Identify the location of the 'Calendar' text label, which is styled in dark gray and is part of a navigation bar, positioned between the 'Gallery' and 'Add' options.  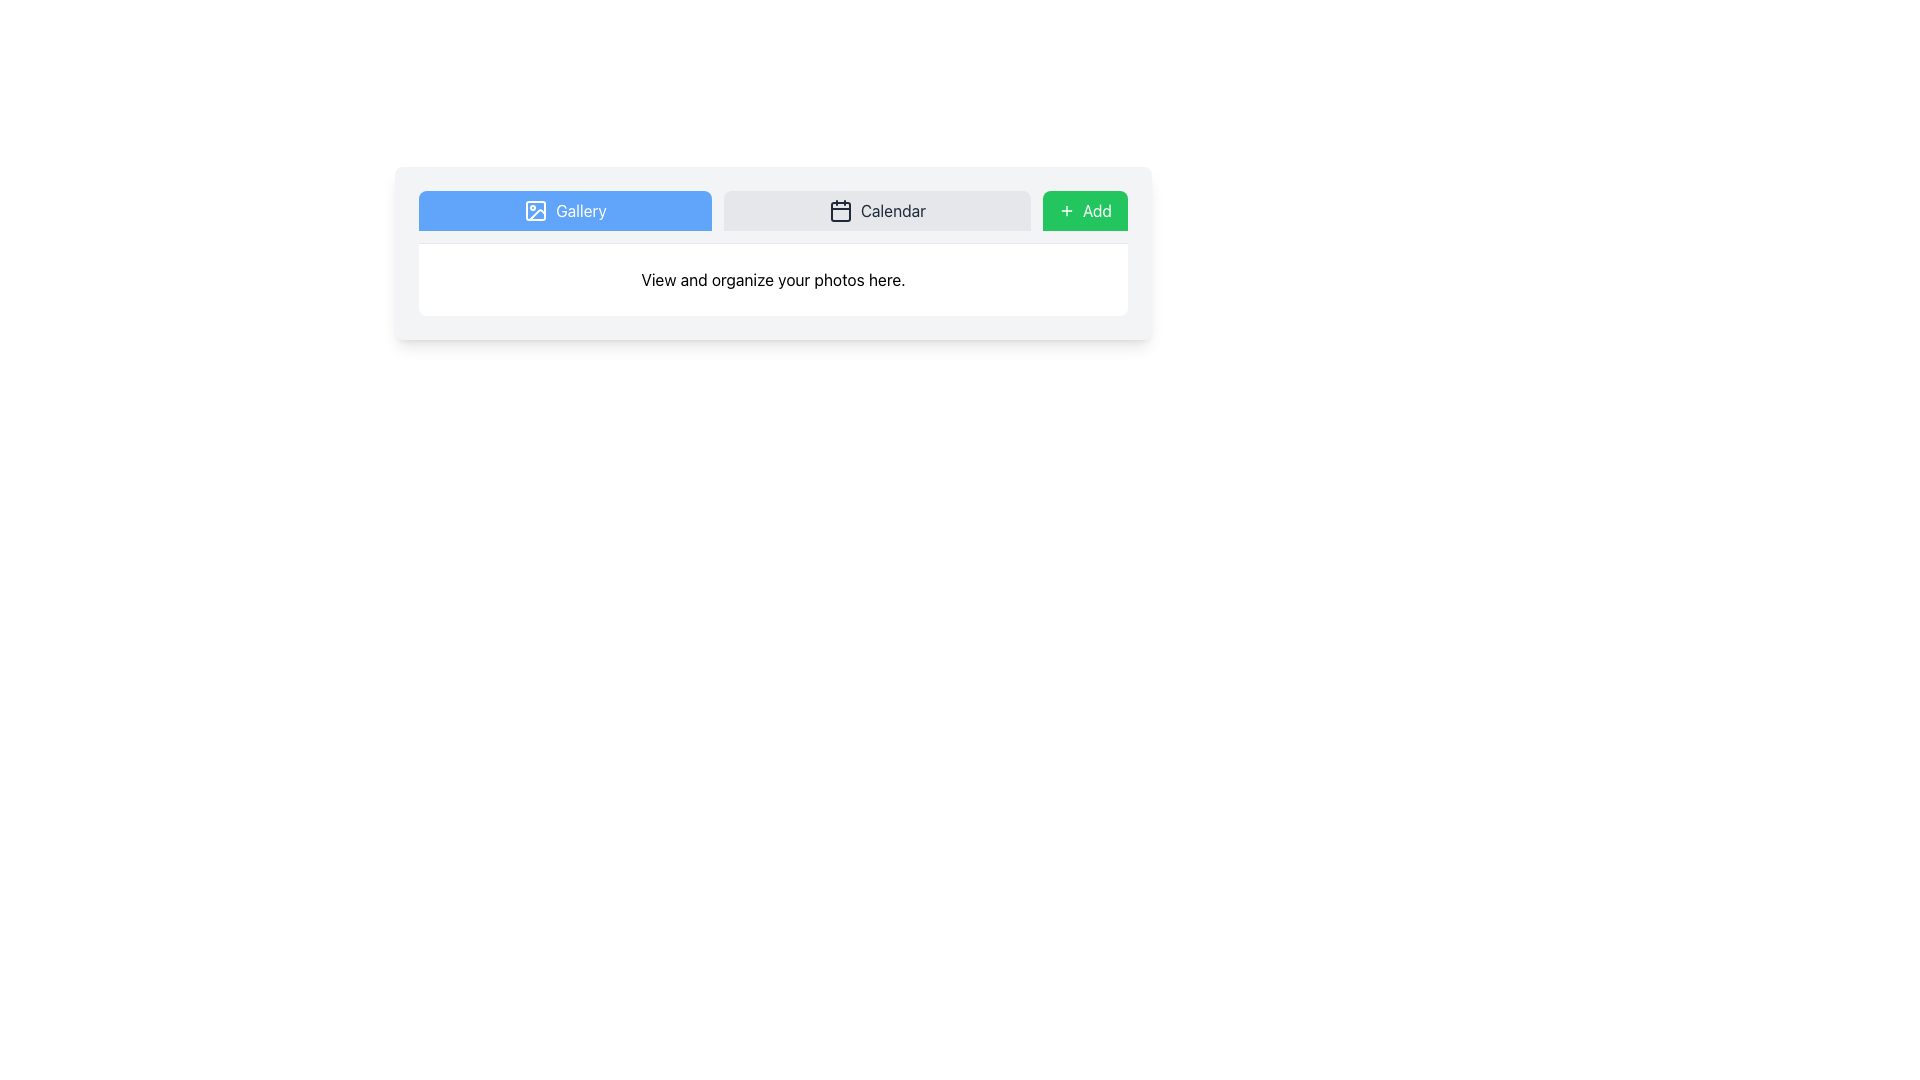
(892, 211).